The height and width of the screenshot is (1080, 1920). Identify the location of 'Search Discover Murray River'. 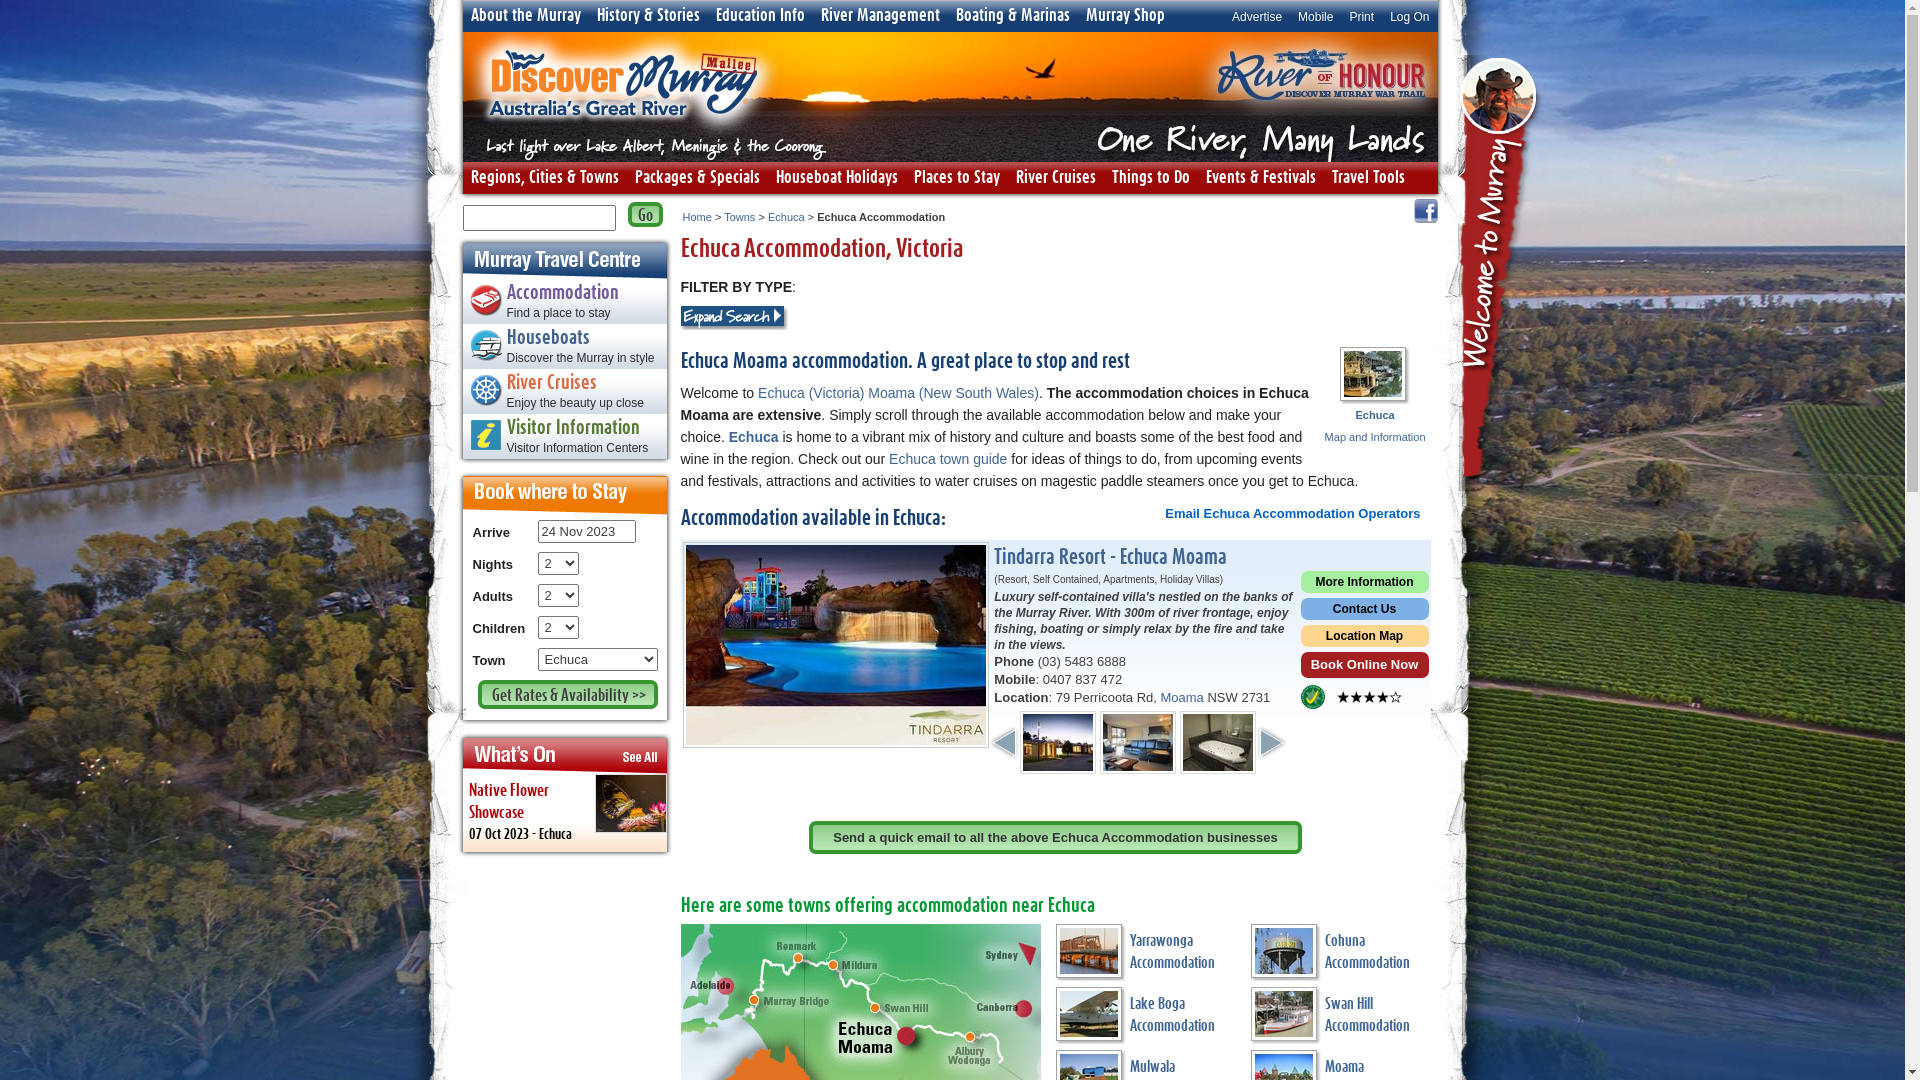
(645, 214).